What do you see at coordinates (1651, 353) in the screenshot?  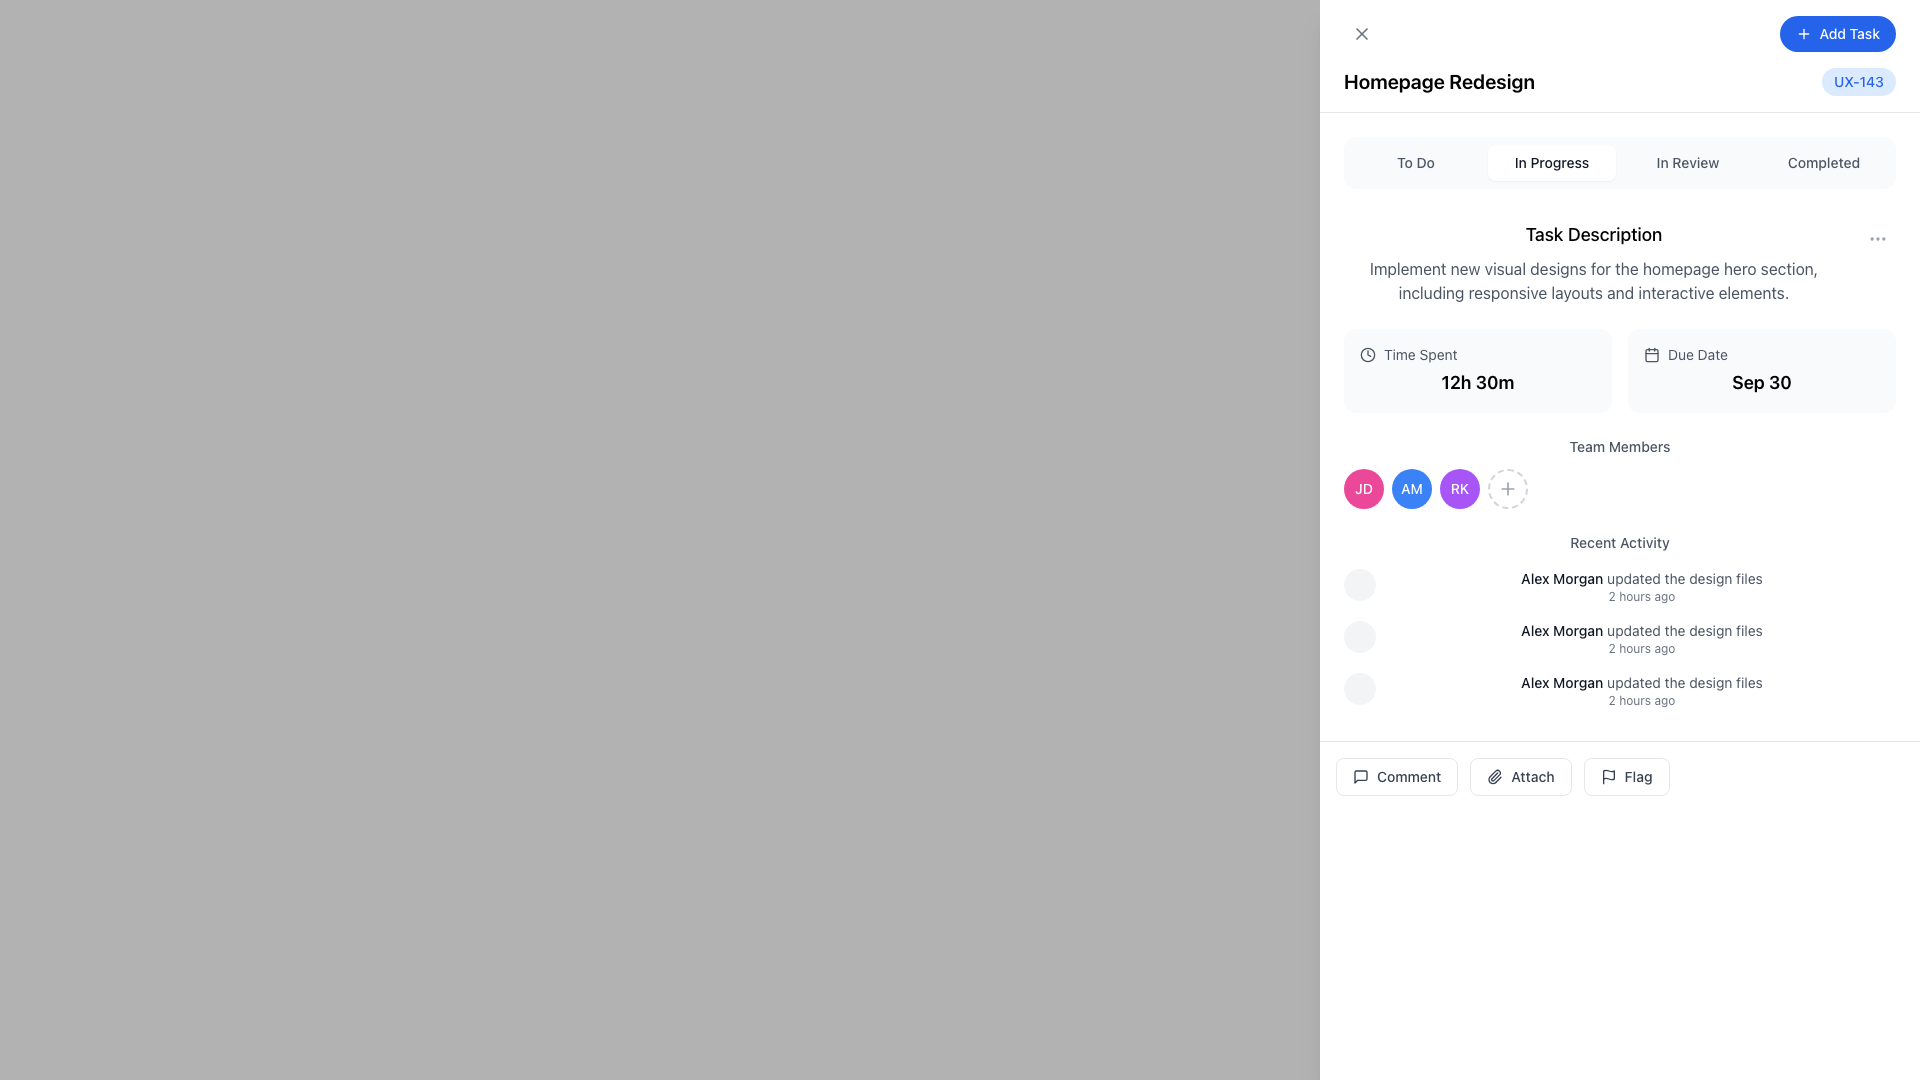 I see `the SVG rectangle component that visually represents the calendar icon, located centrally near the top of the 'Due Date' section` at bounding box center [1651, 353].